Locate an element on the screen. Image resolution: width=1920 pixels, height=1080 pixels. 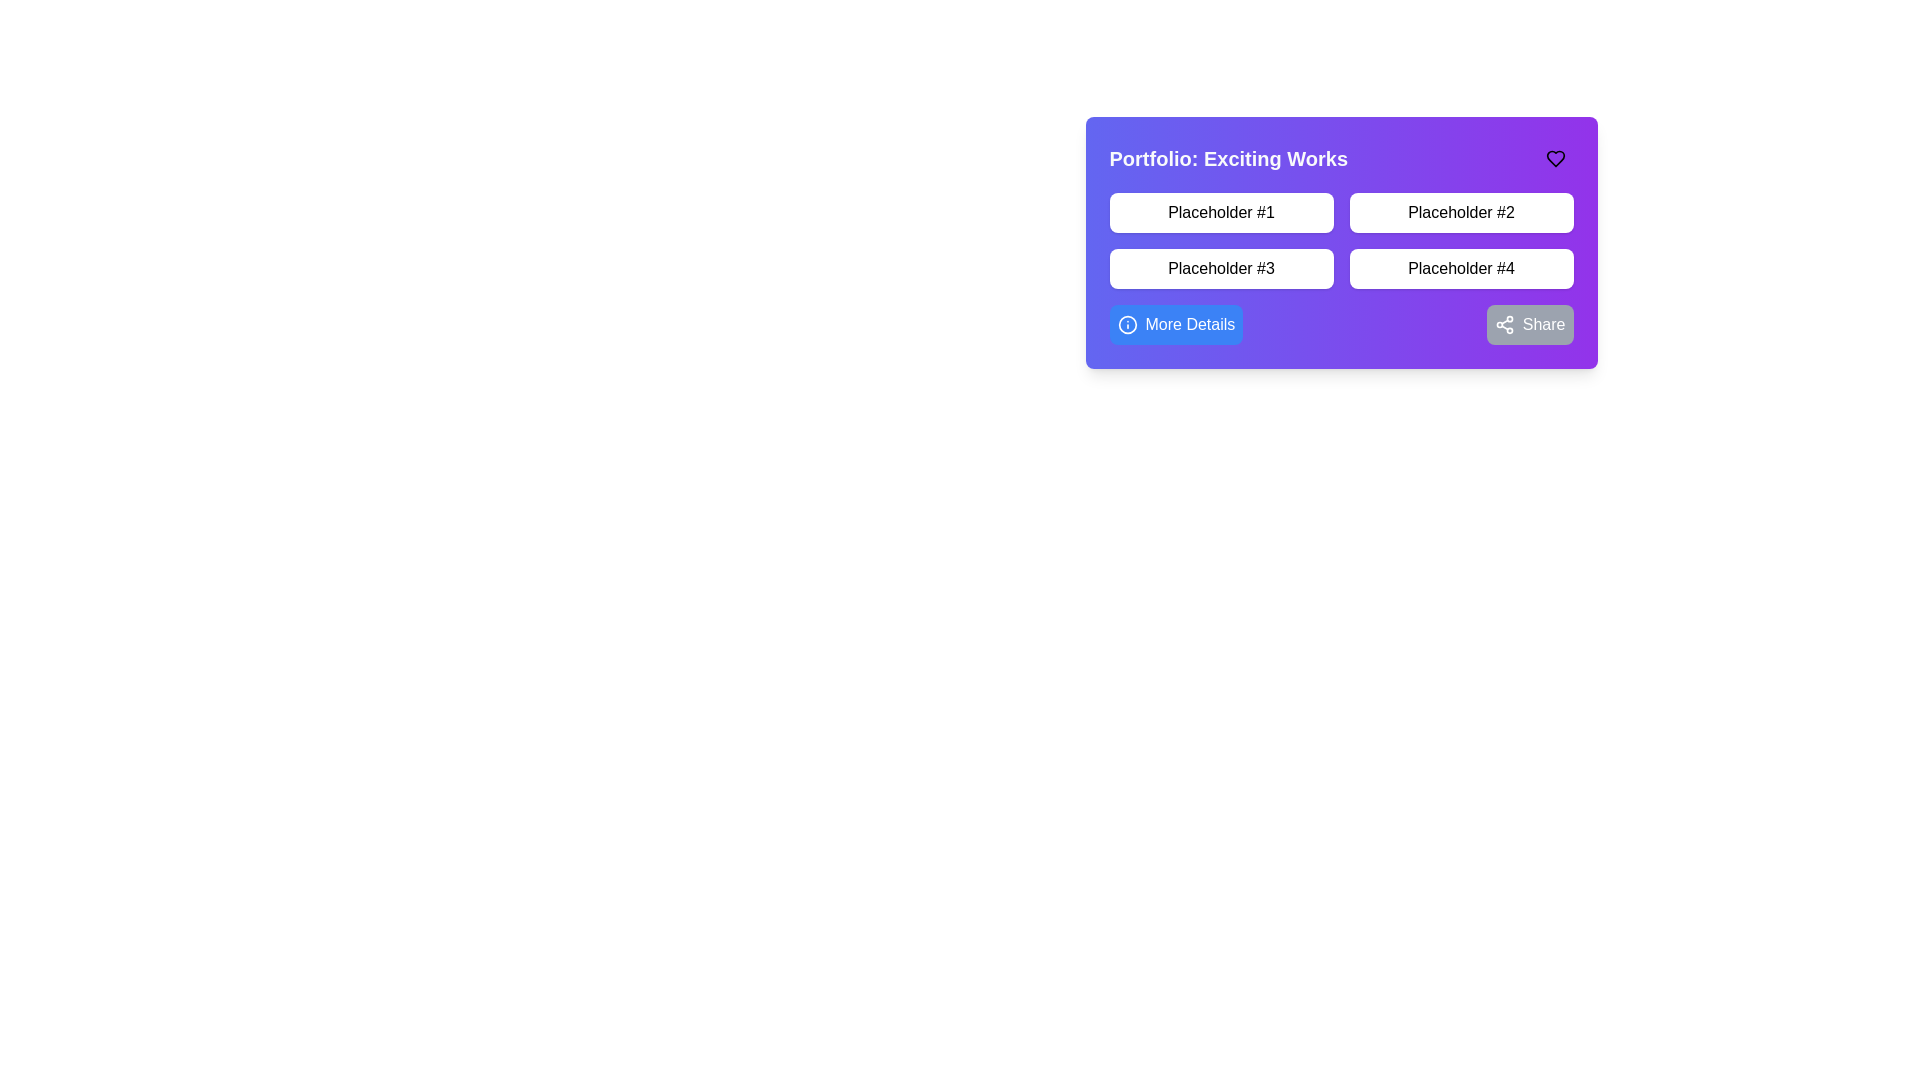
the 'Share' button located at the bottom-right corner of a purple card, which contains a minimalist network structure icon is located at coordinates (1504, 323).